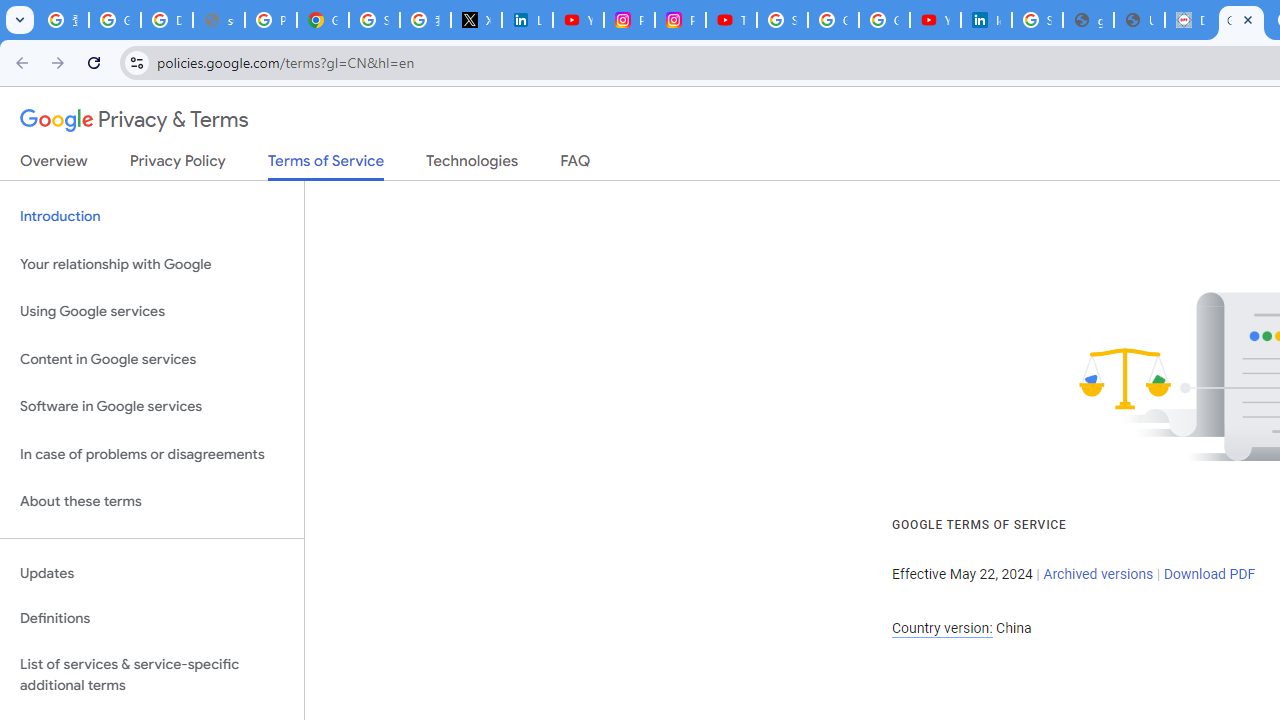 This screenshot has height=720, width=1280. I want to click on 'Software in Google services', so click(151, 406).